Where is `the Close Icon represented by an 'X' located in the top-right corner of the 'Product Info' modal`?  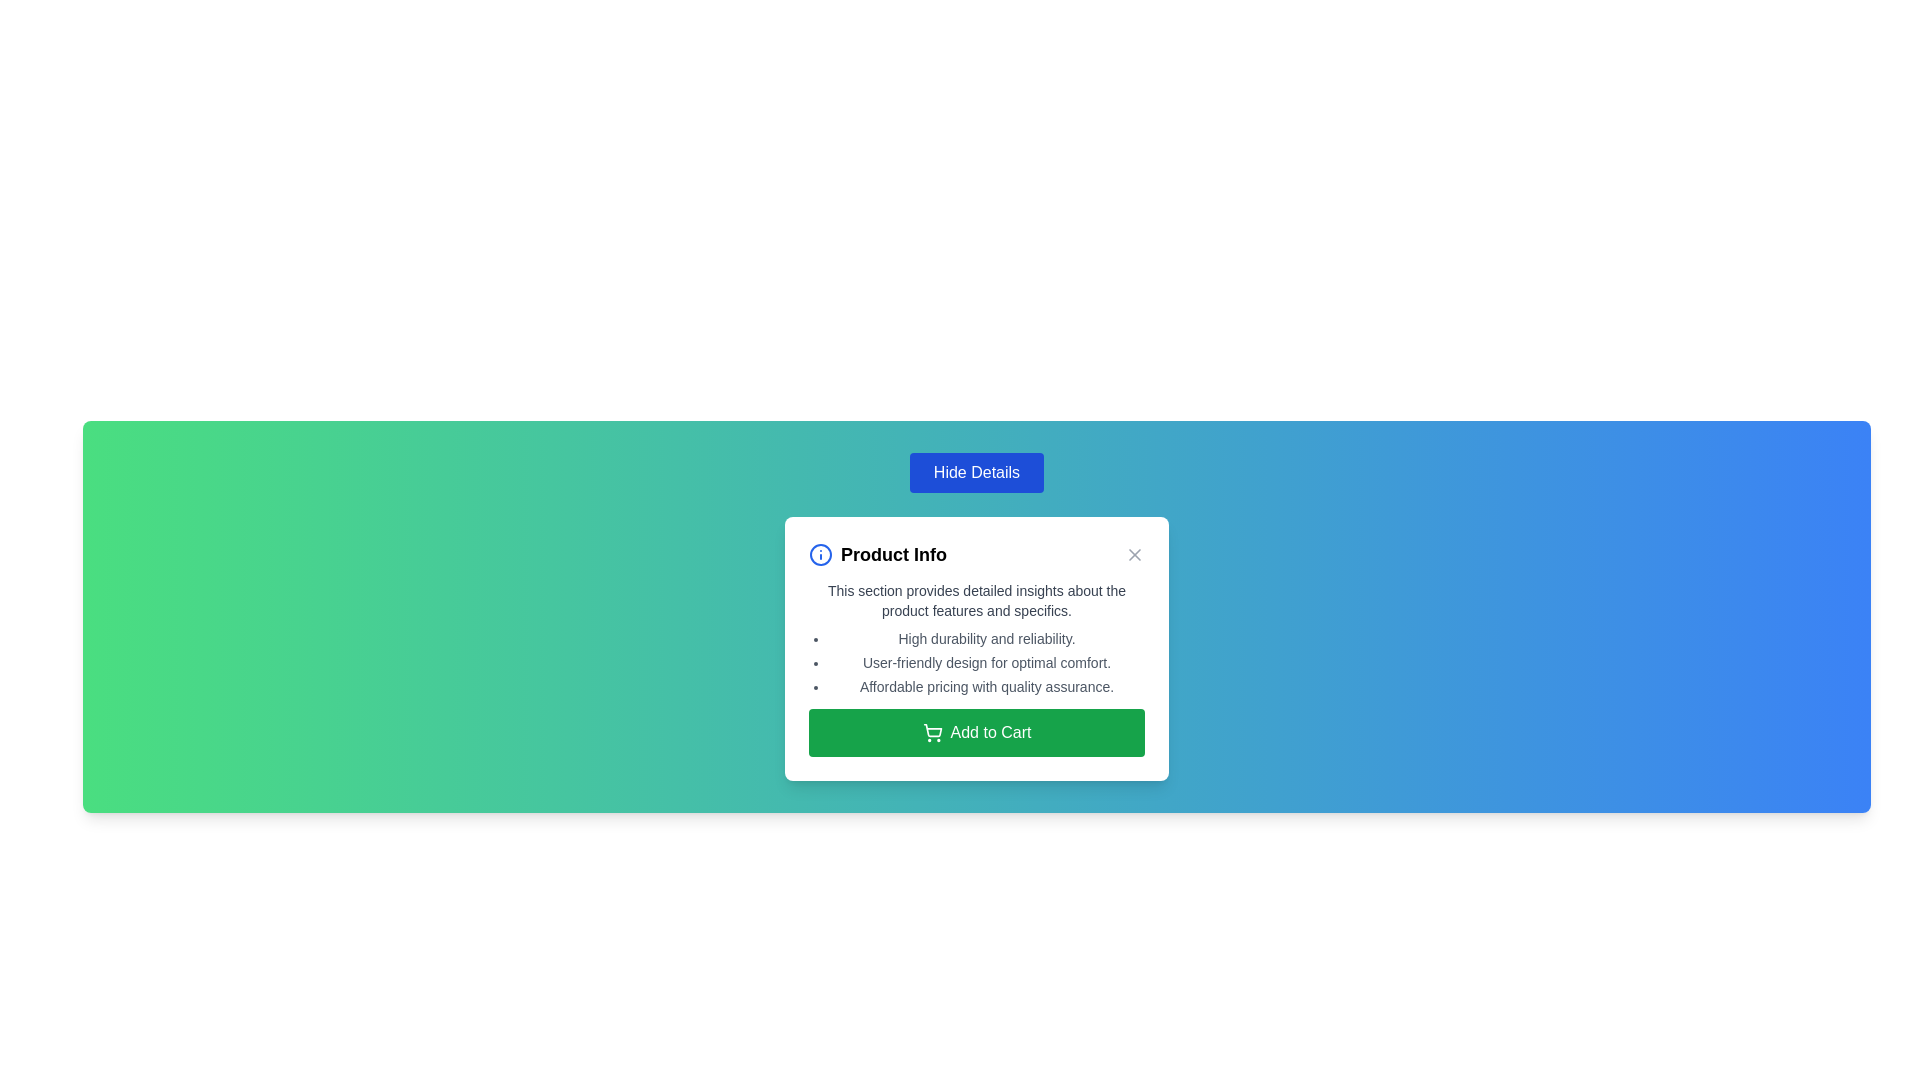 the Close Icon represented by an 'X' located in the top-right corner of the 'Product Info' modal is located at coordinates (1134, 555).